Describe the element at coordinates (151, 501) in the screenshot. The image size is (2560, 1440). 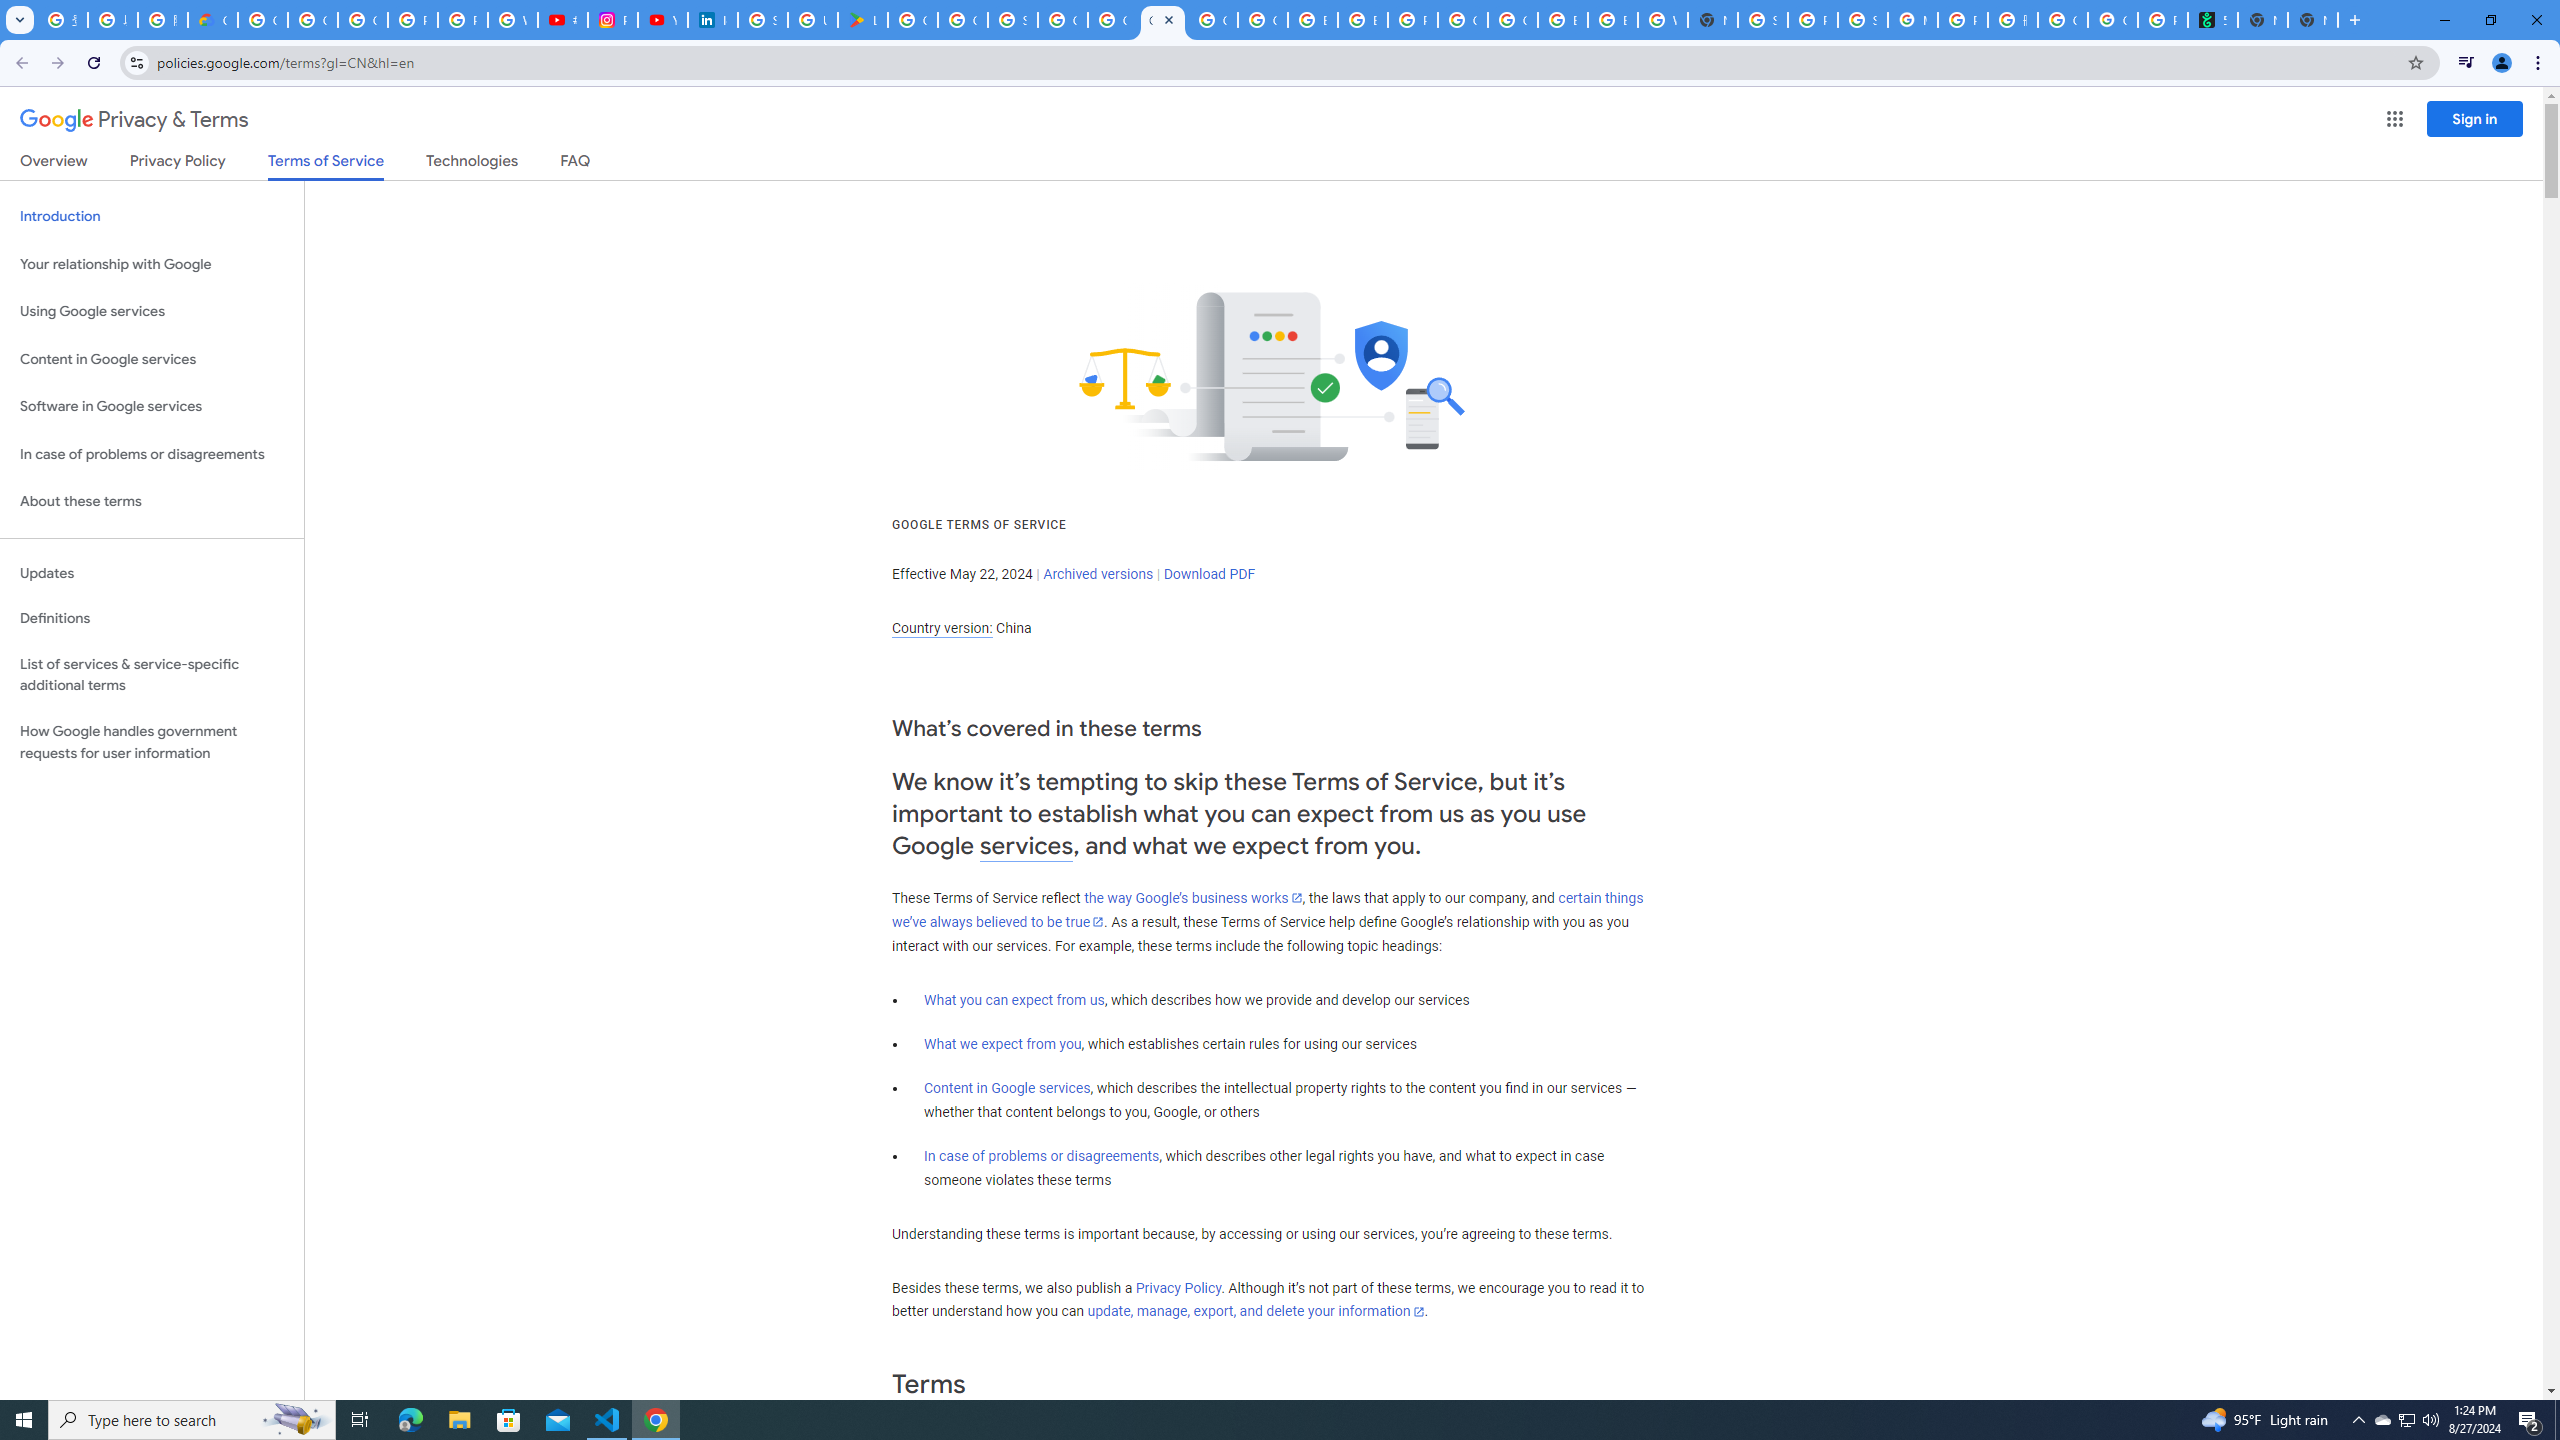
I see `'About these terms'` at that location.